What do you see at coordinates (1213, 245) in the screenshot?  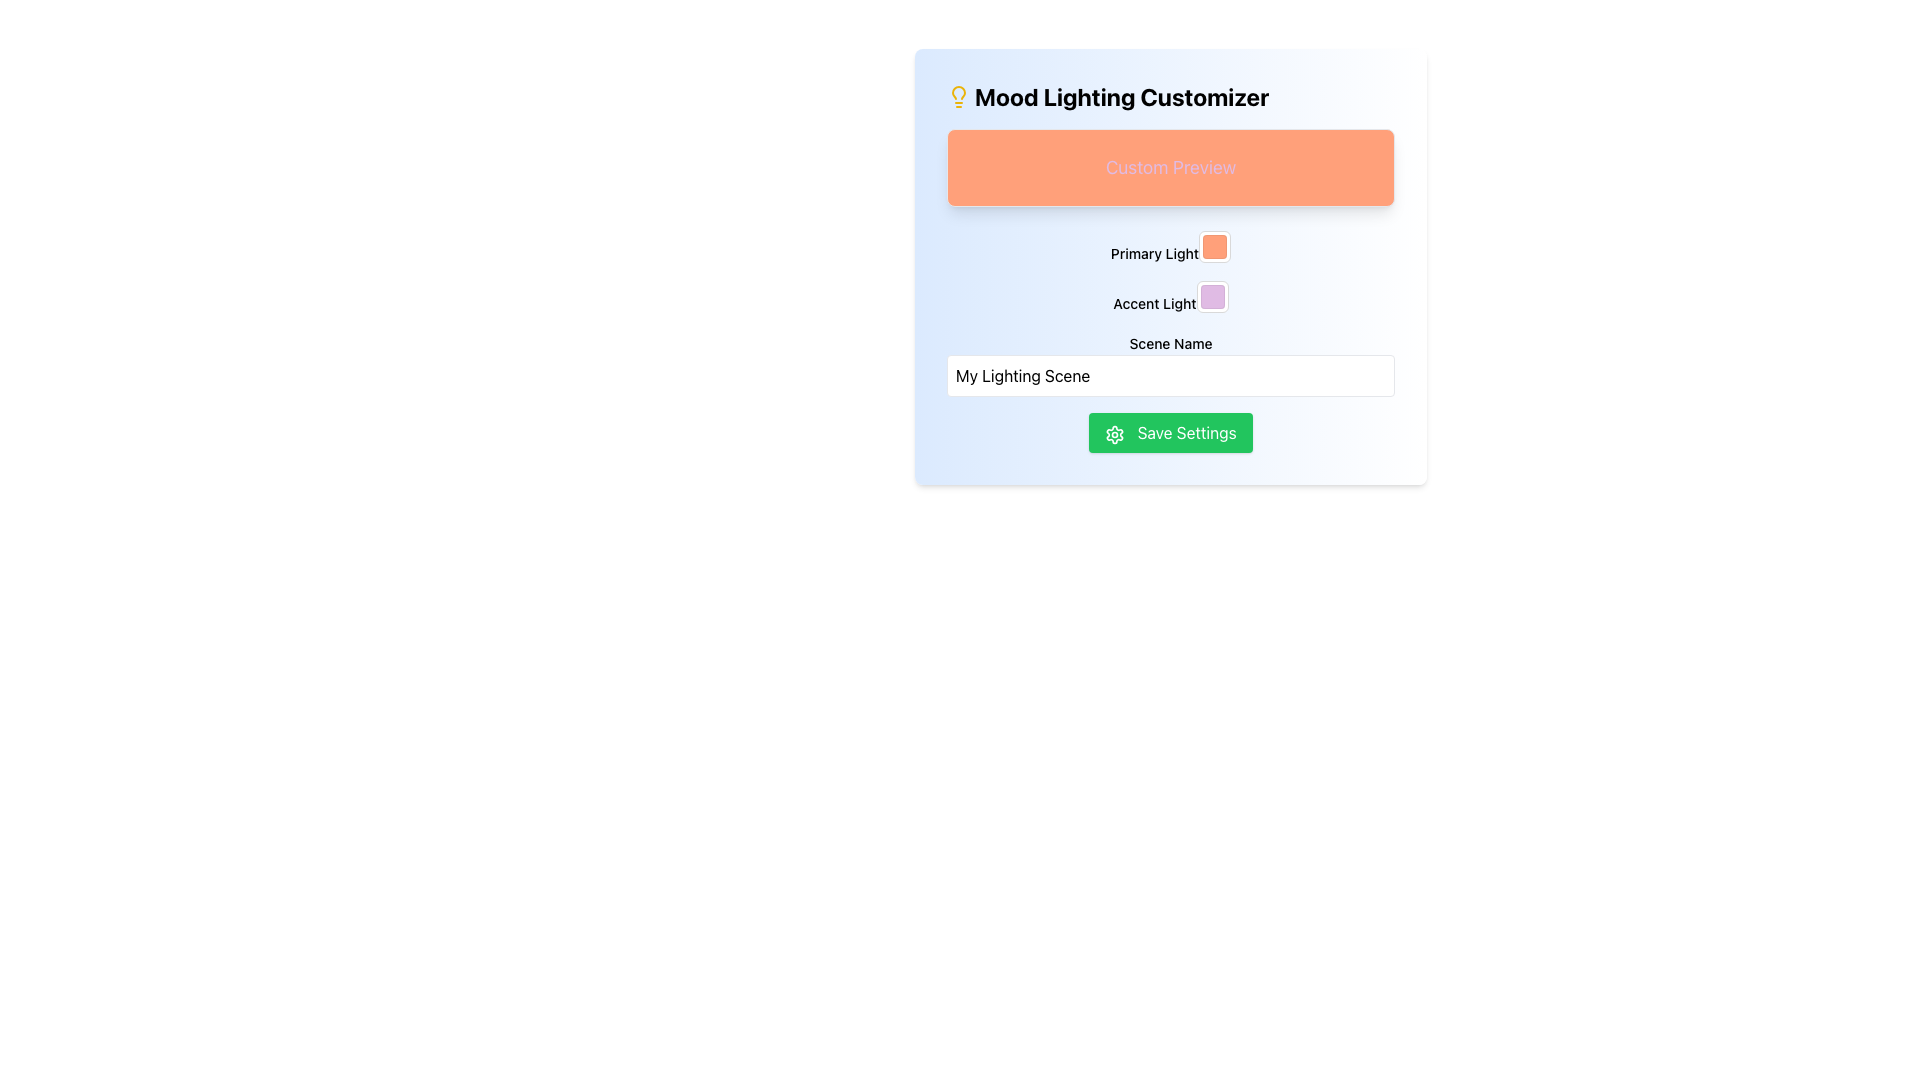 I see `the Color Picker Trigger located to the right of the 'Primary Light' label` at bounding box center [1213, 245].